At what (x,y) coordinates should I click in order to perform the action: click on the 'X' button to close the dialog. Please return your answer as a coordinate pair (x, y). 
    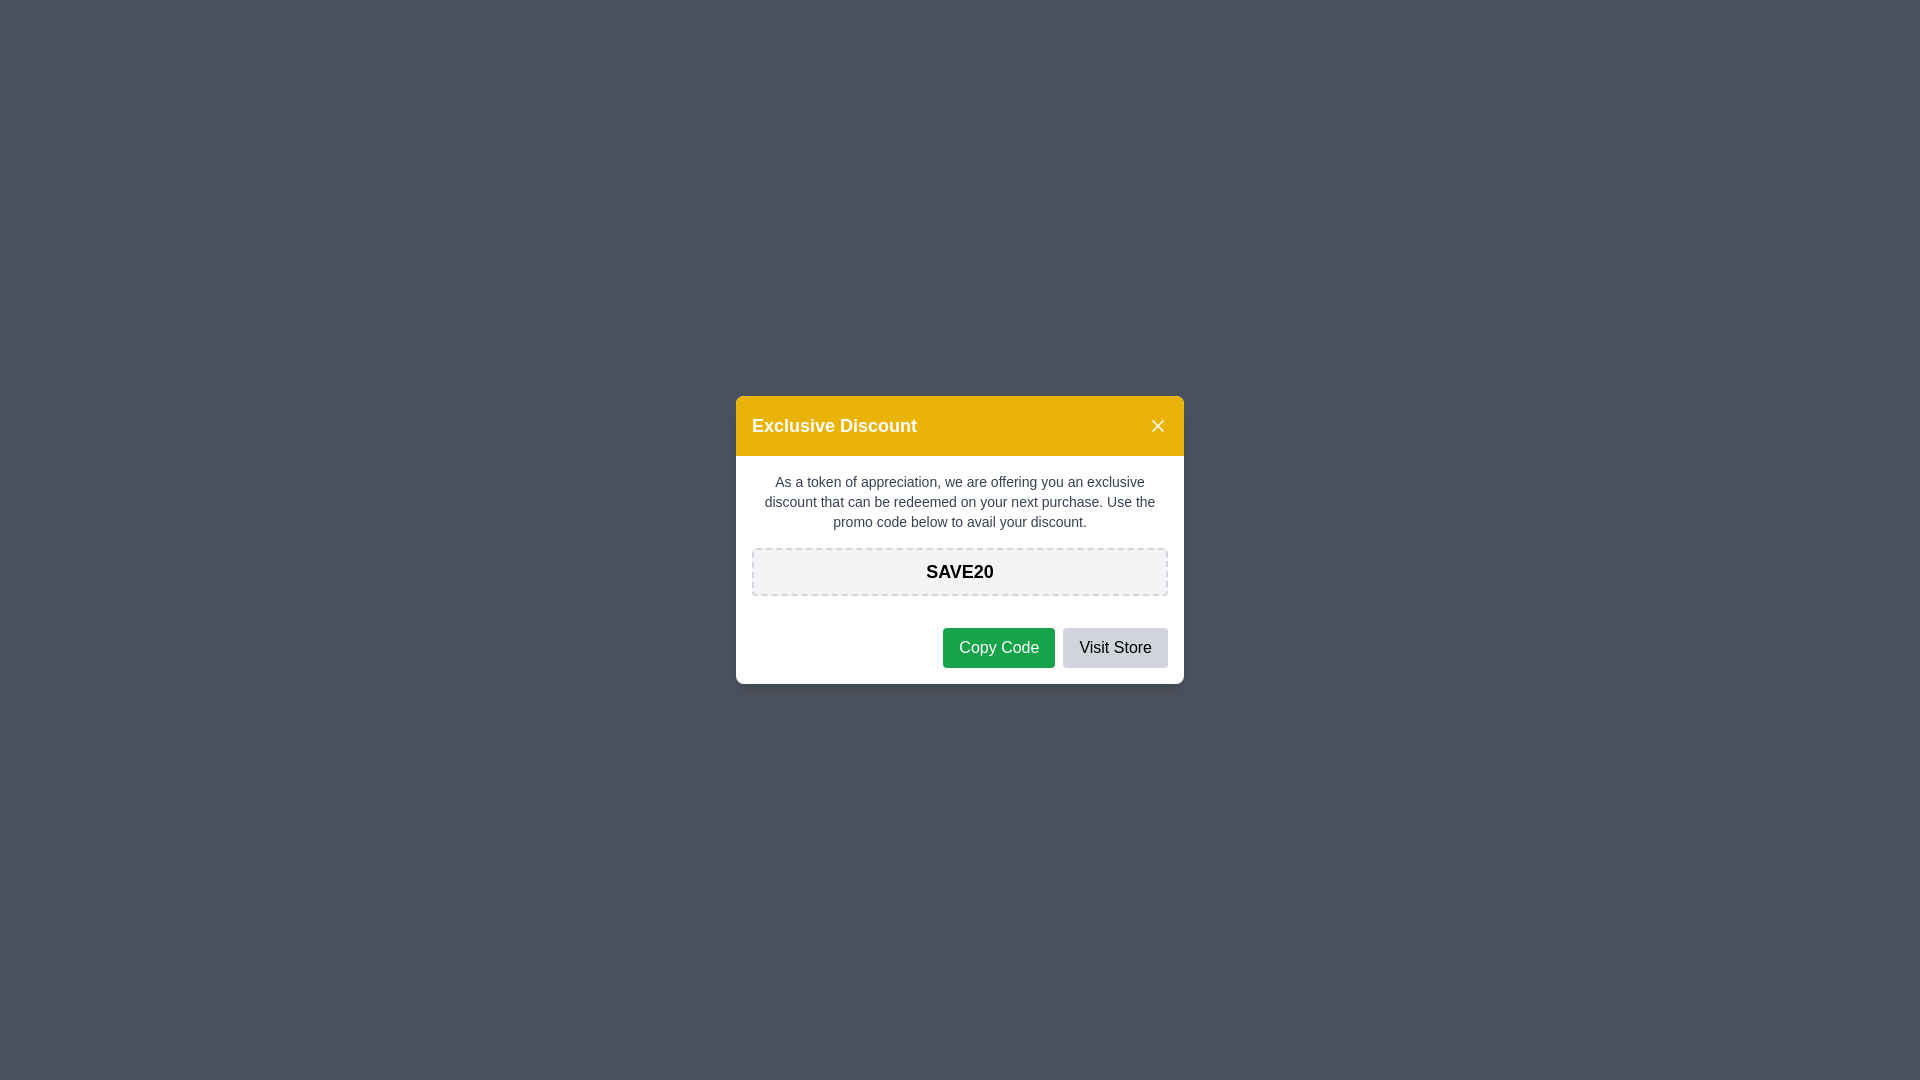
    Looking at the image, I should click on (1157, 424).